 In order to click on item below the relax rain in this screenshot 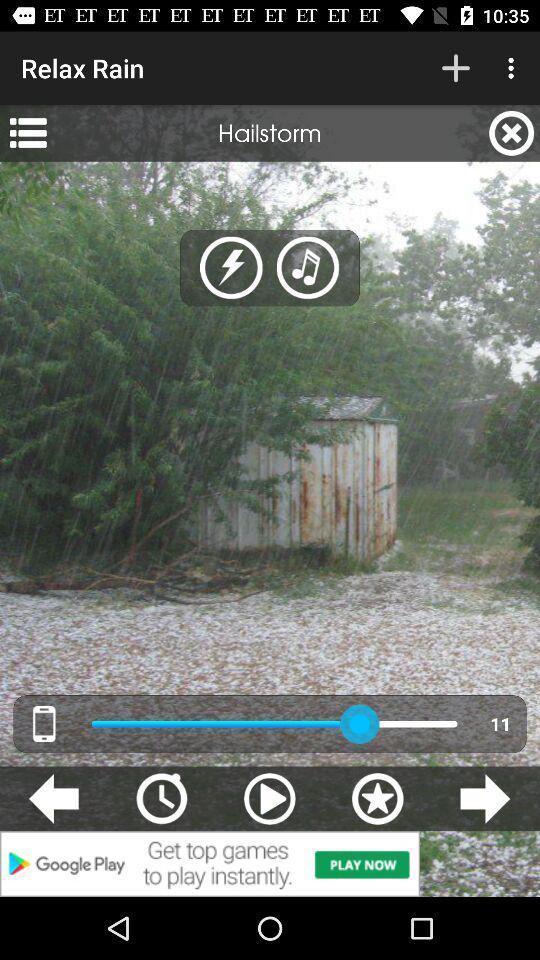, I will do `click(27, 132)`.